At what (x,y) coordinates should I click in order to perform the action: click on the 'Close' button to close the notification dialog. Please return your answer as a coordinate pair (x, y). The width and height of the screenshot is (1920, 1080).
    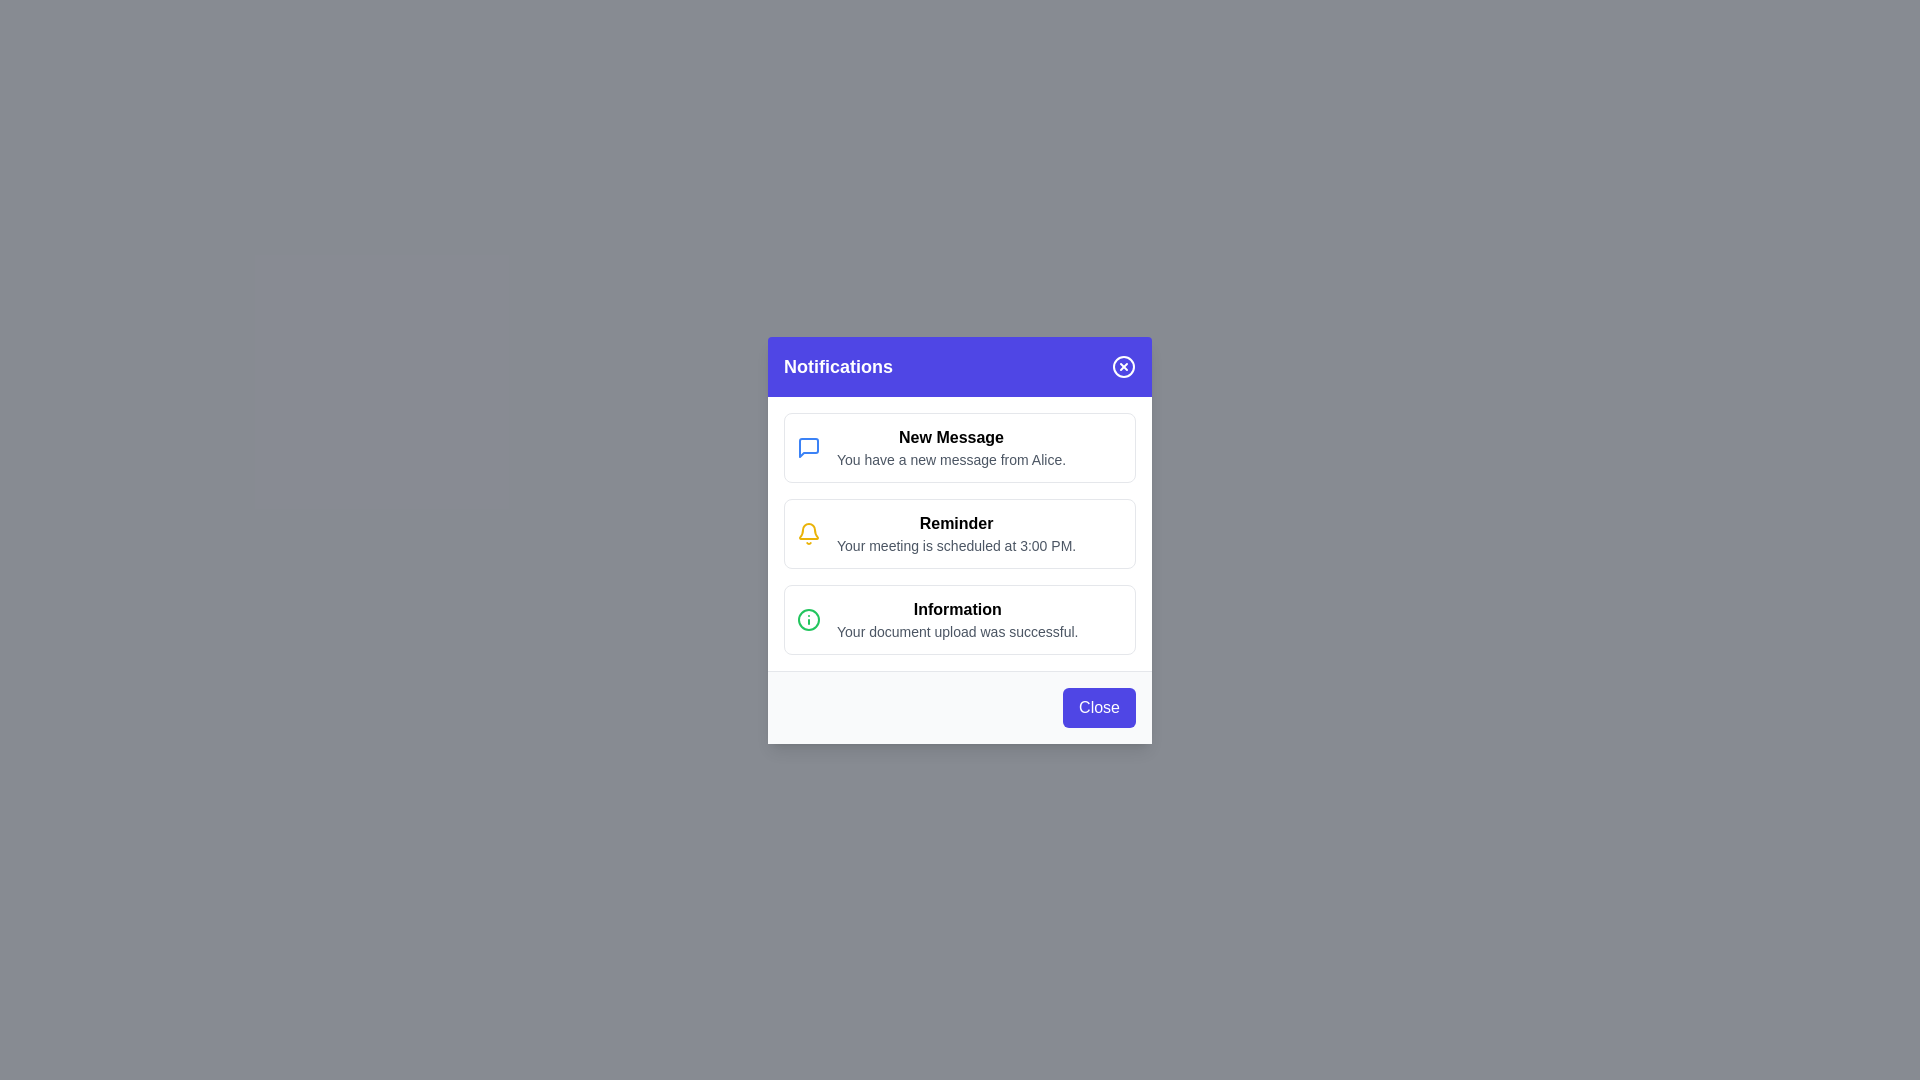
    Looking at the image, I should click on (1098, 706).